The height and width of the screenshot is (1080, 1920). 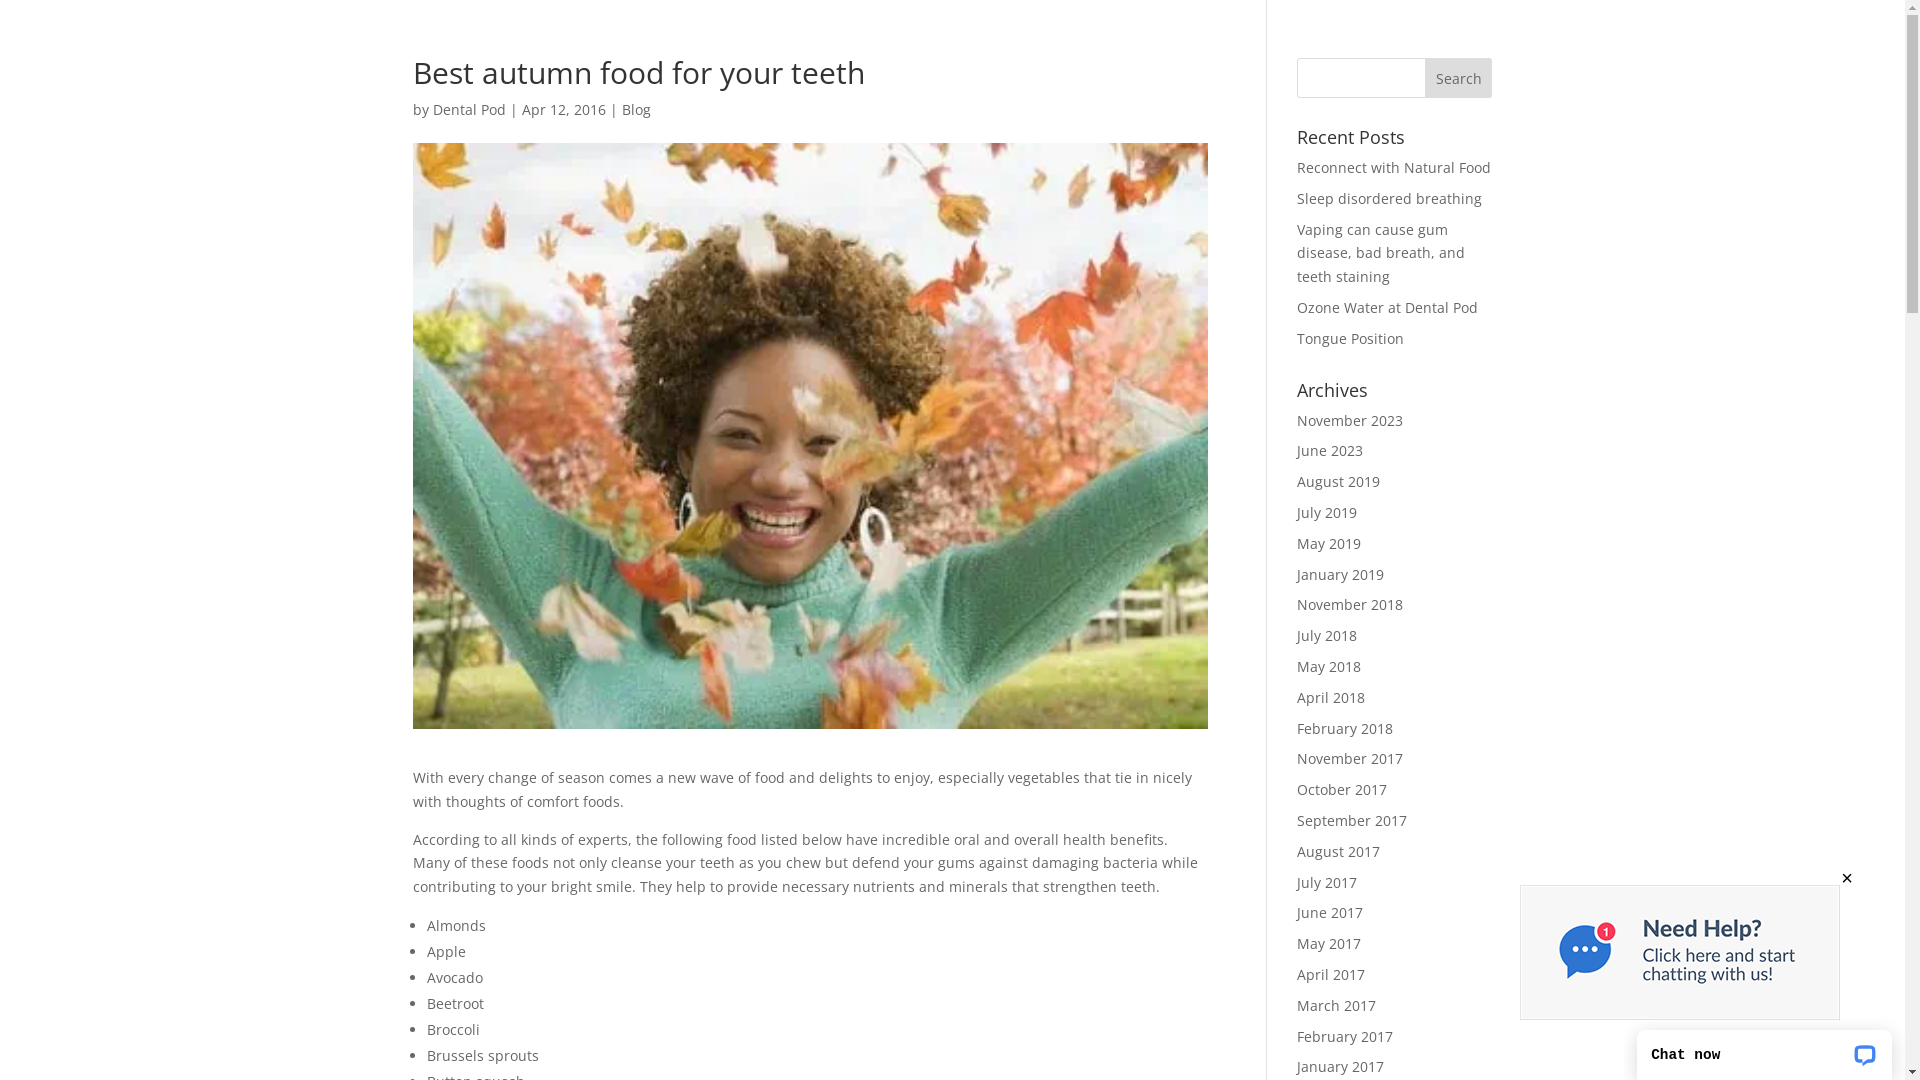 What do you see at coordinates (1296, 1035) in the screenshot?
I see `'February 2017'` at bounding box center [1296, 1035].